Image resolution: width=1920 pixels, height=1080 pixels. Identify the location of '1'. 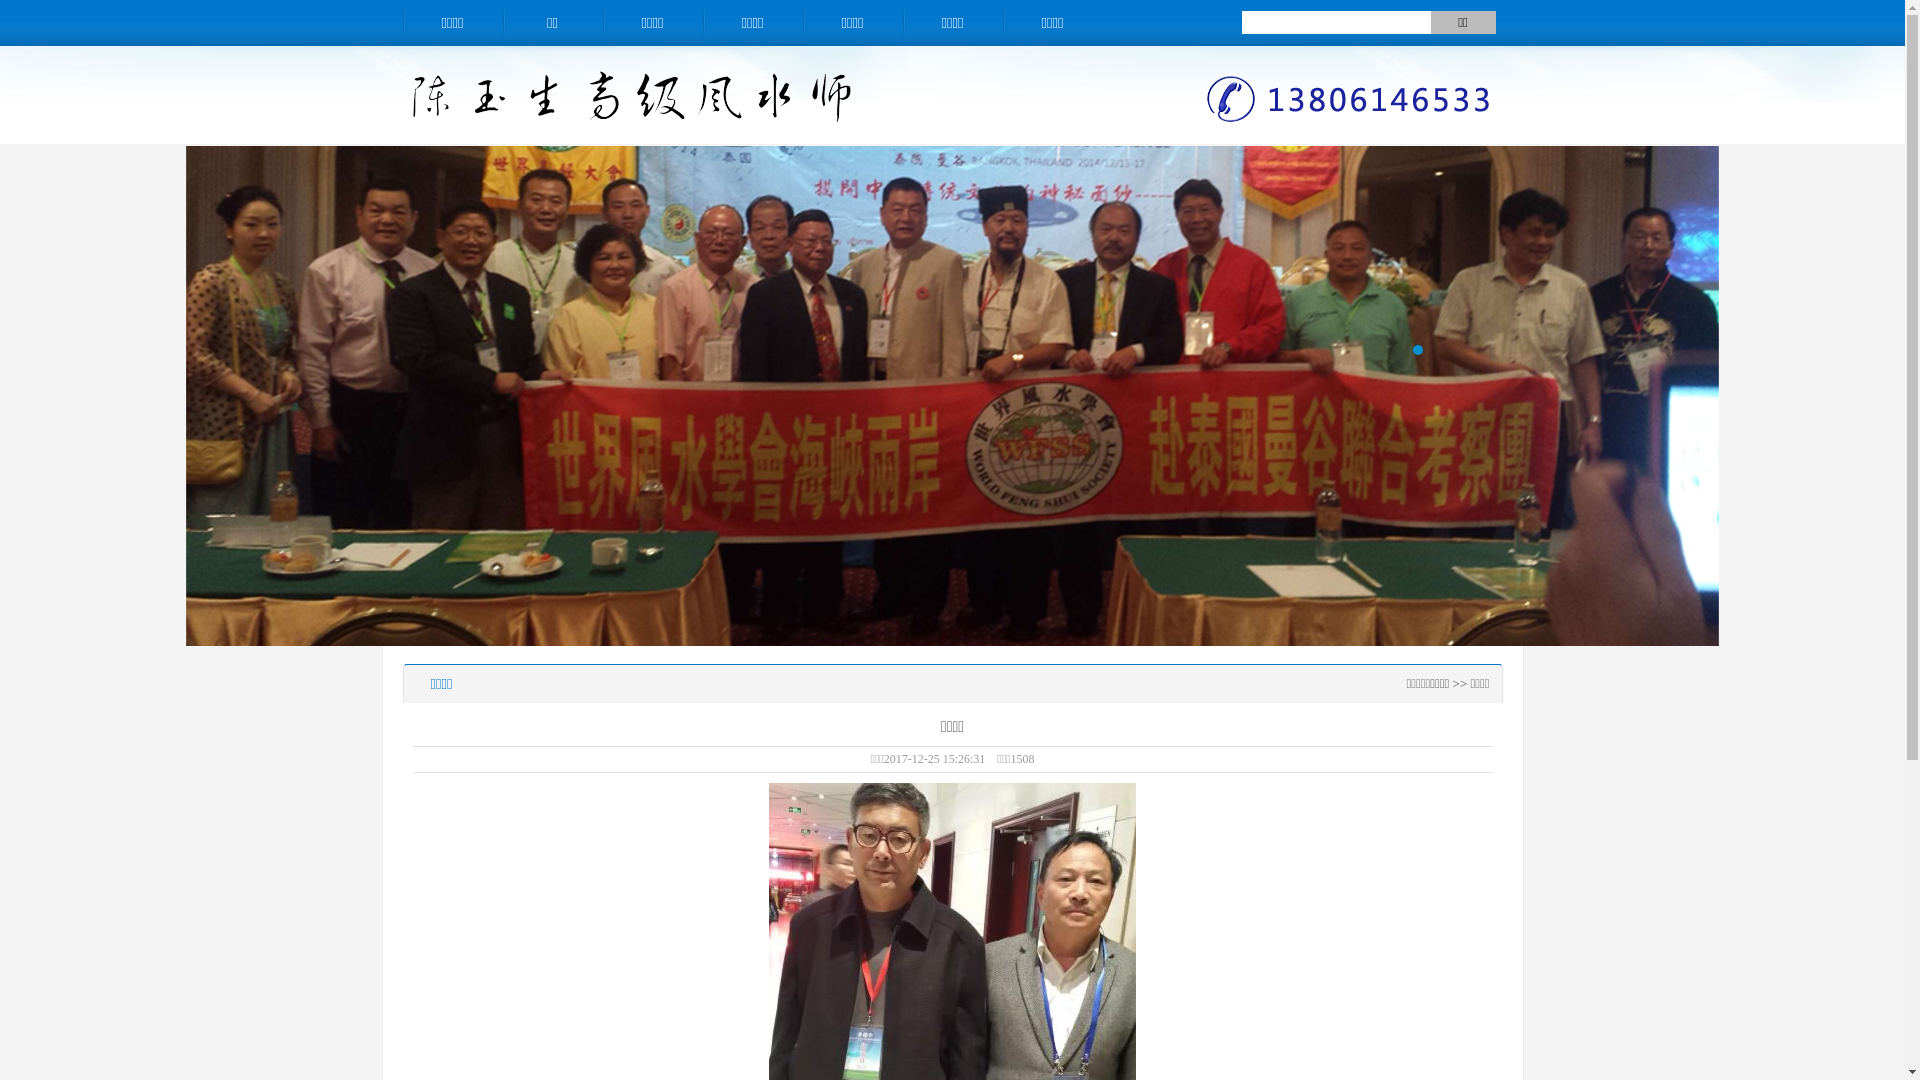
(1415, 349).